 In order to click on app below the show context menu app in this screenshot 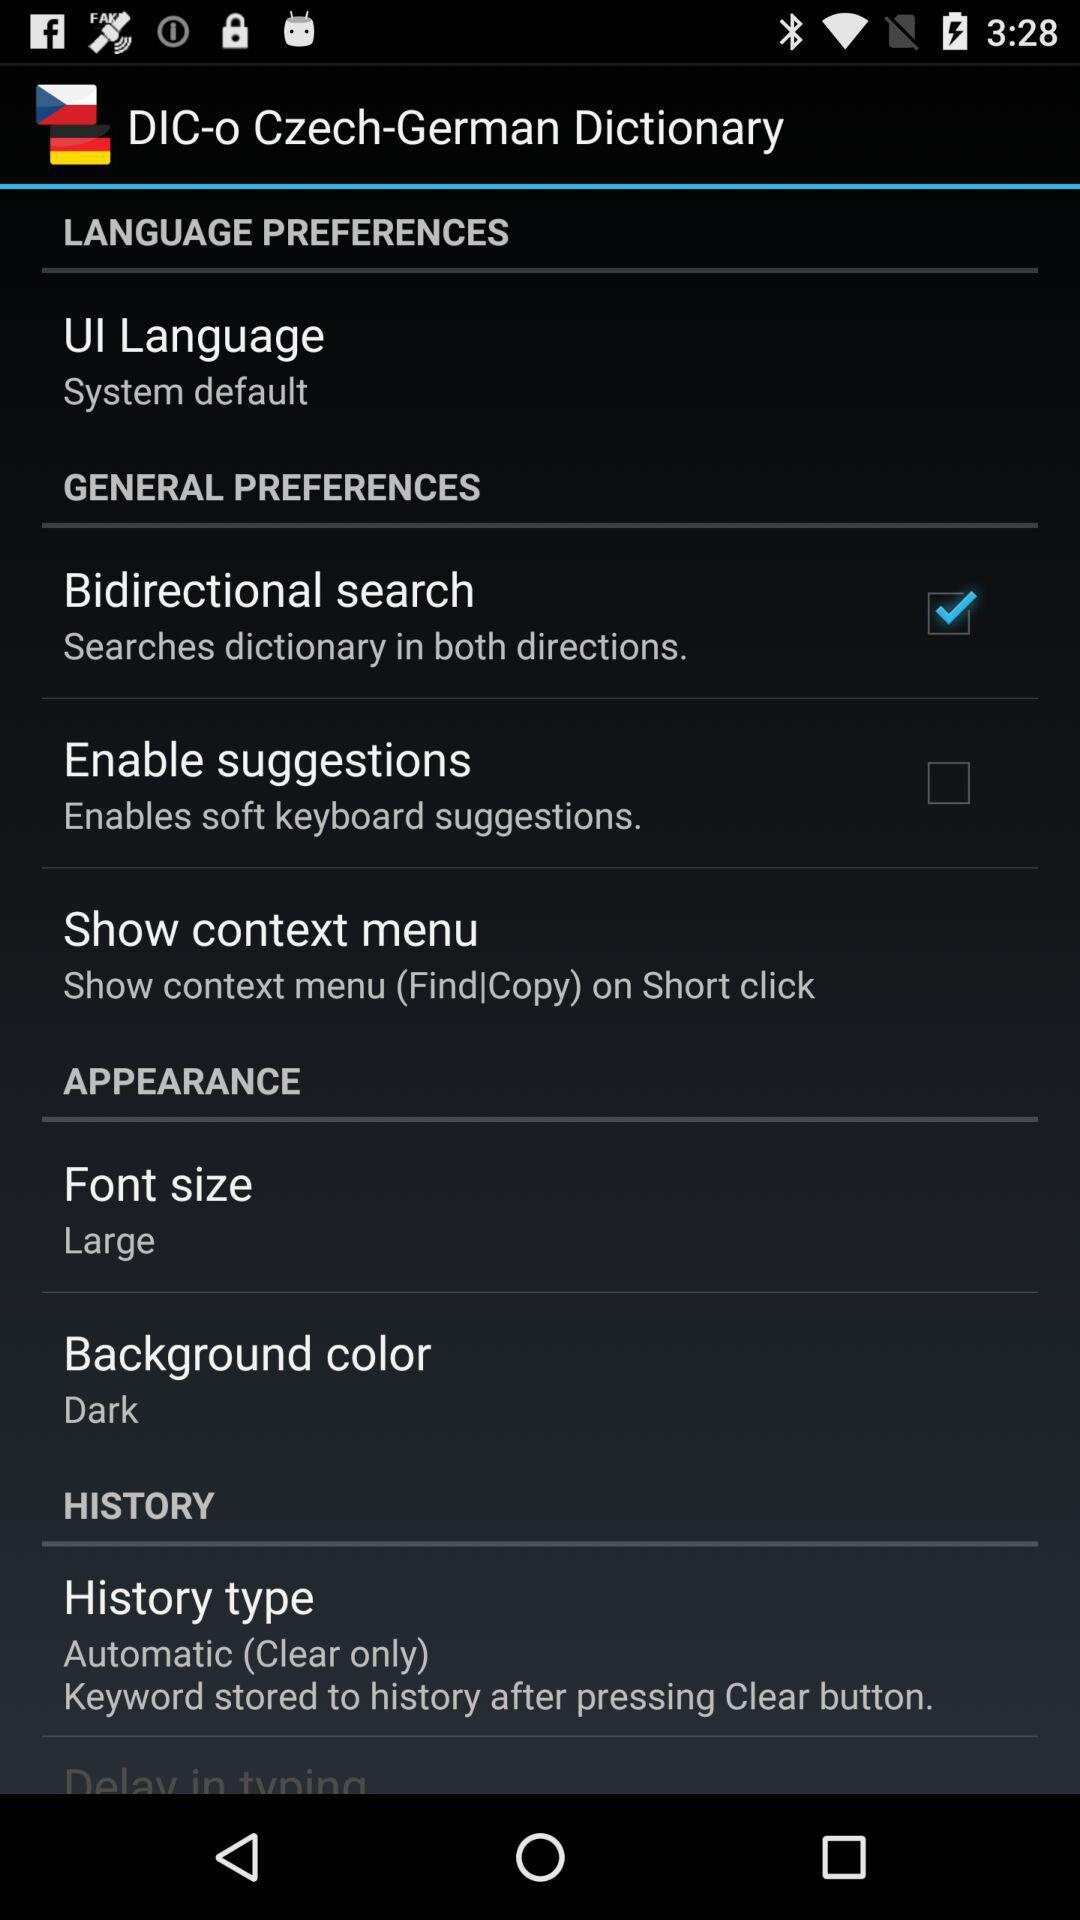, I will do `click(540, 1079)`.